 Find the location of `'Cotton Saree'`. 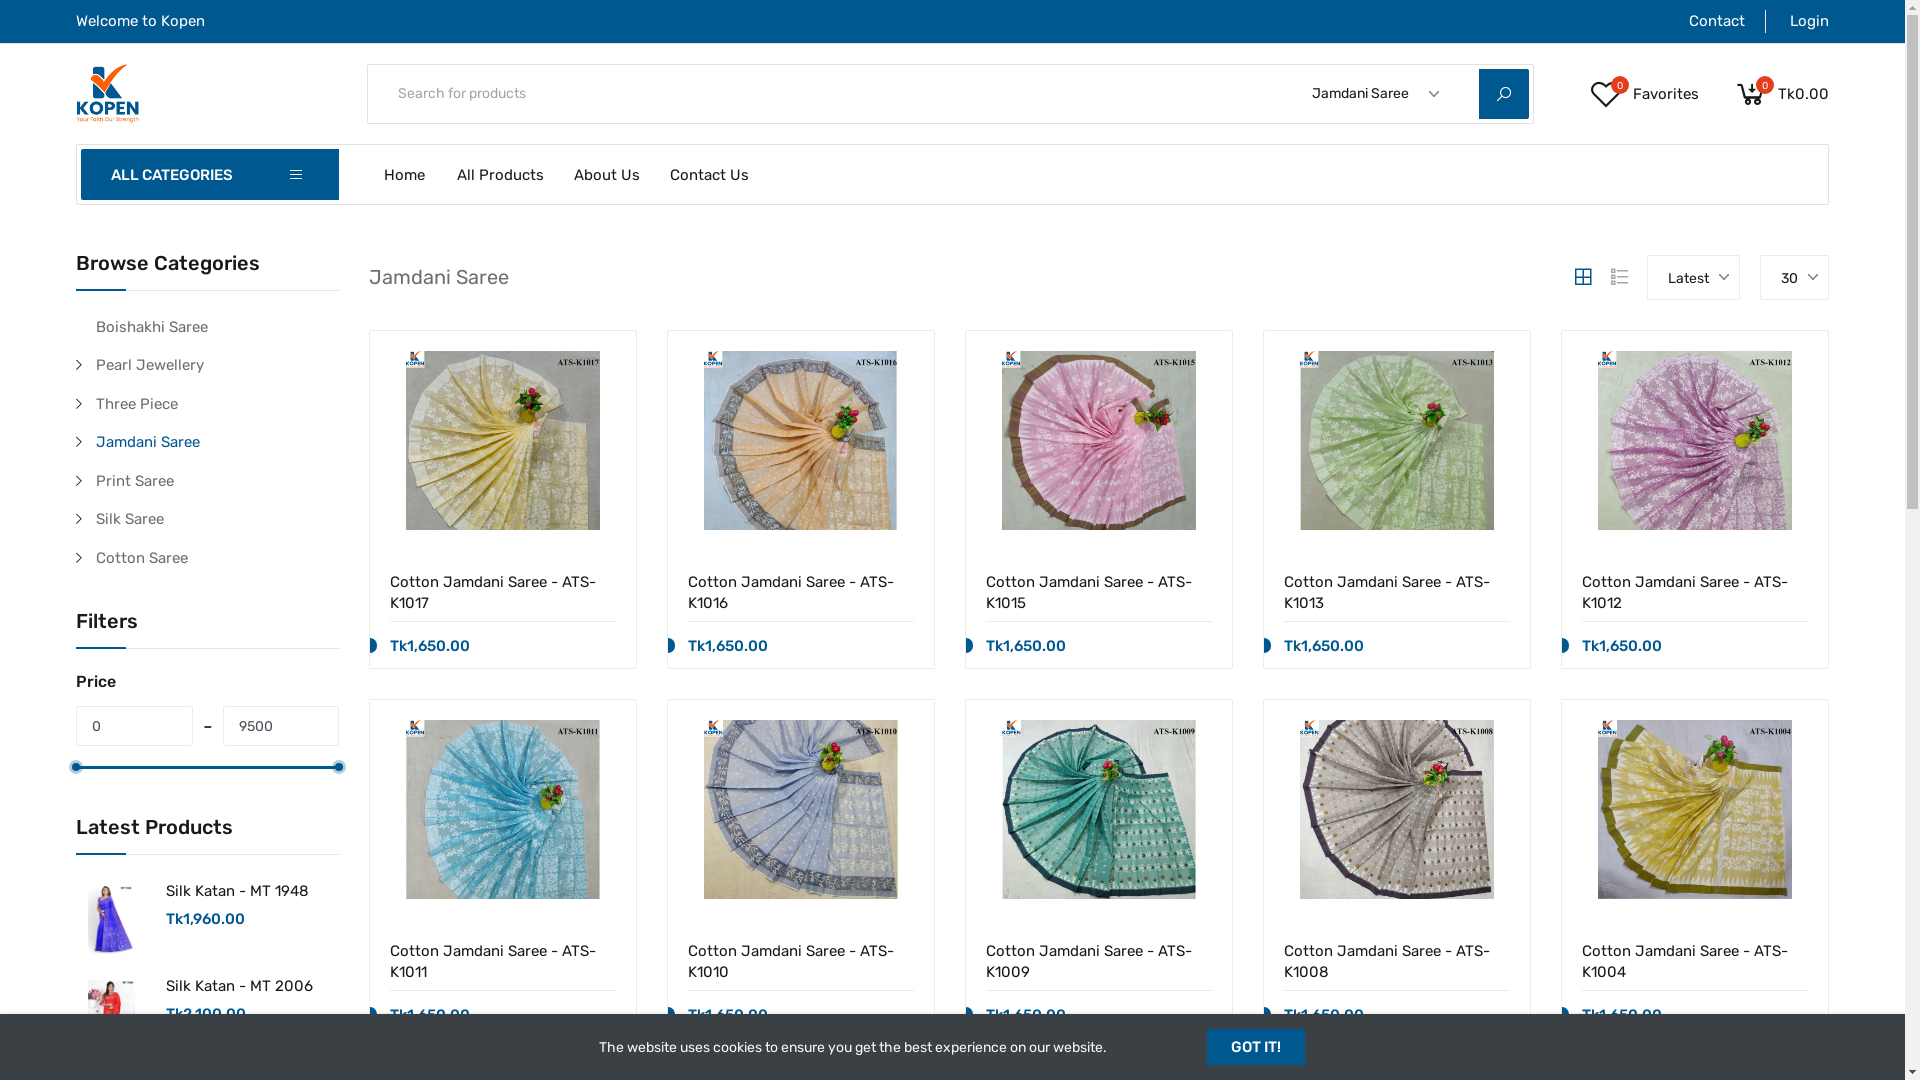

'Cotton Saree' is located at coordinates (217, 557).